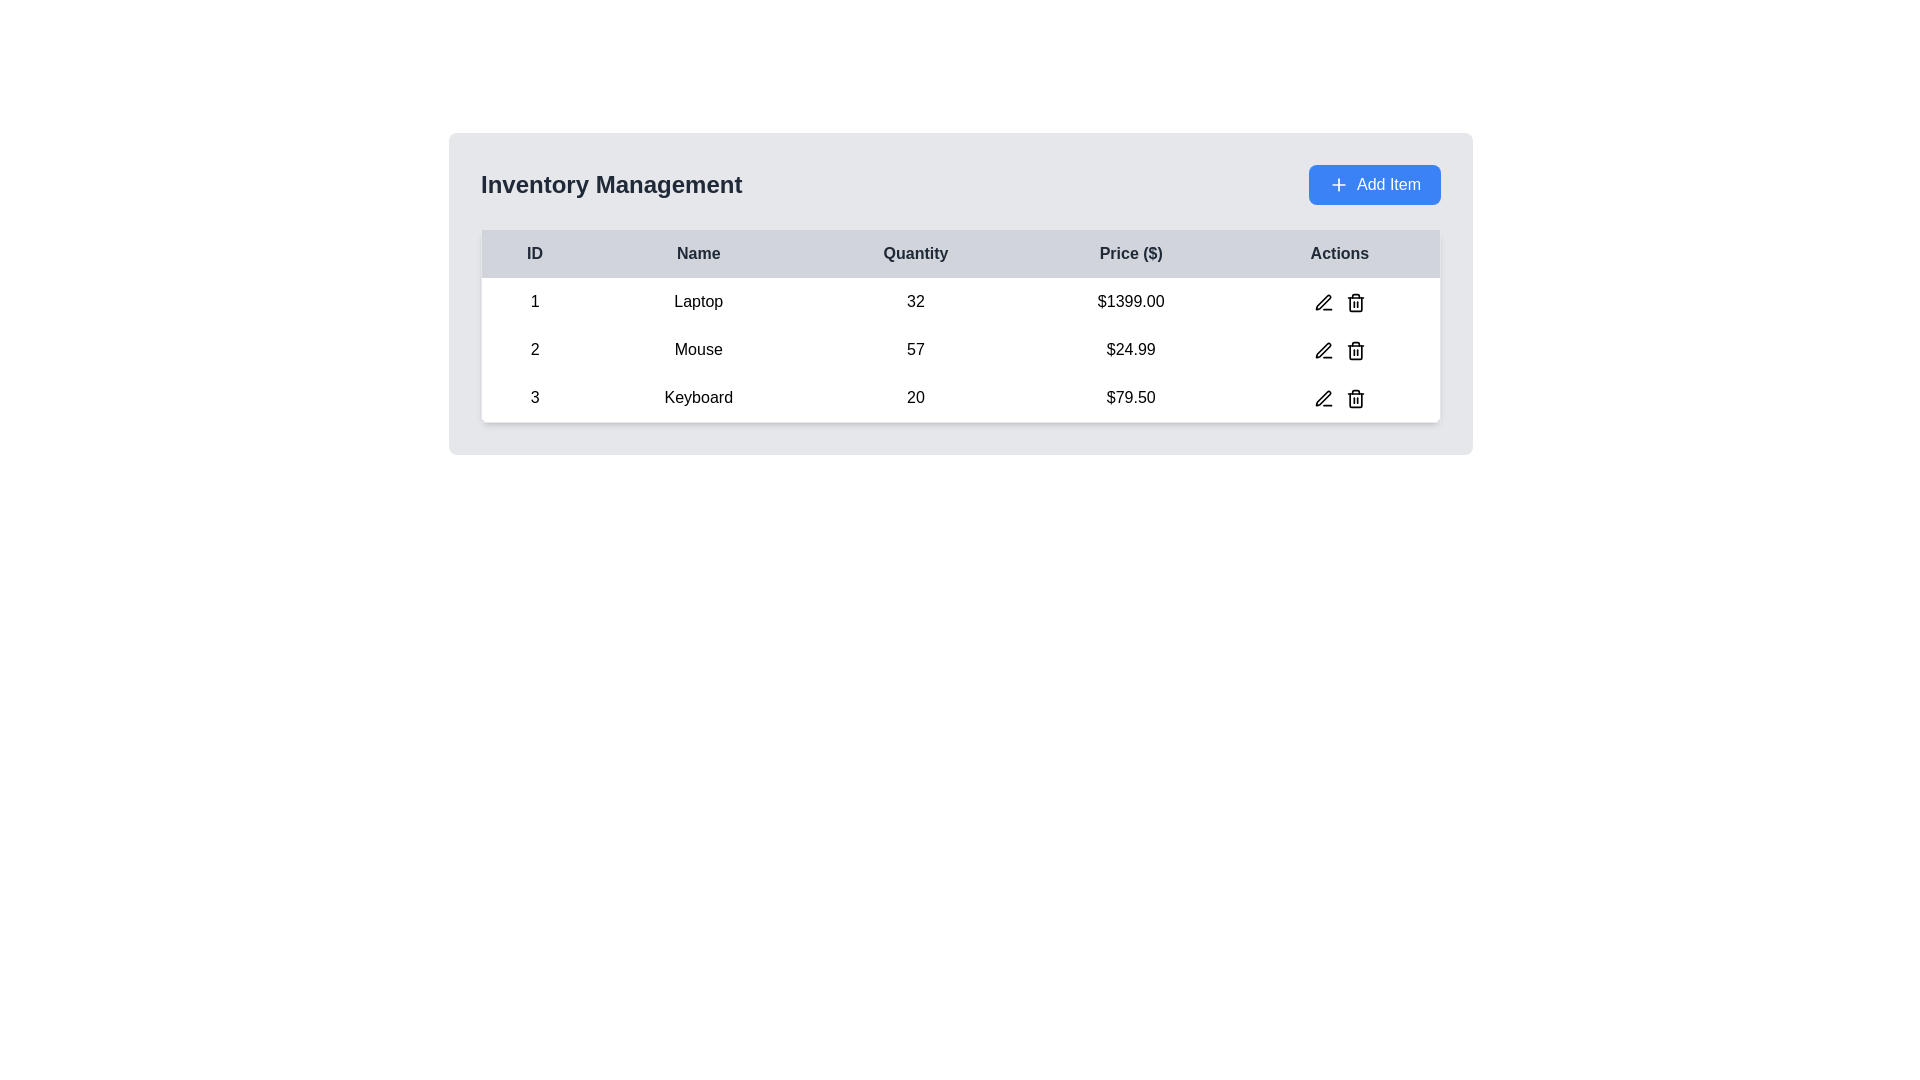 This screenshot has height=1080, width=1920. I want to click on the text widget displaying the character '1' in the 'ID' column of the table corresponding to the 'Laptop' entry, so click(534, 301).